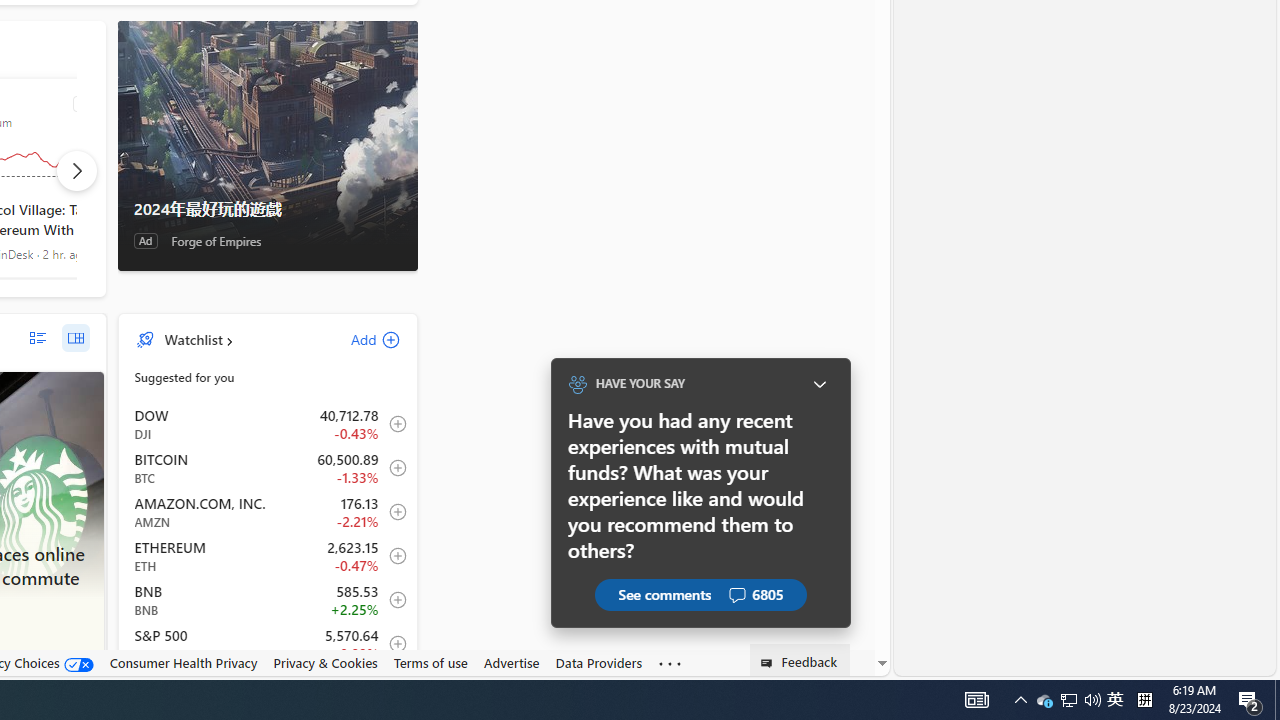  Describe the element at coordinates (193, 338) in the screenshot. I see `'Watchlist'` at that location.